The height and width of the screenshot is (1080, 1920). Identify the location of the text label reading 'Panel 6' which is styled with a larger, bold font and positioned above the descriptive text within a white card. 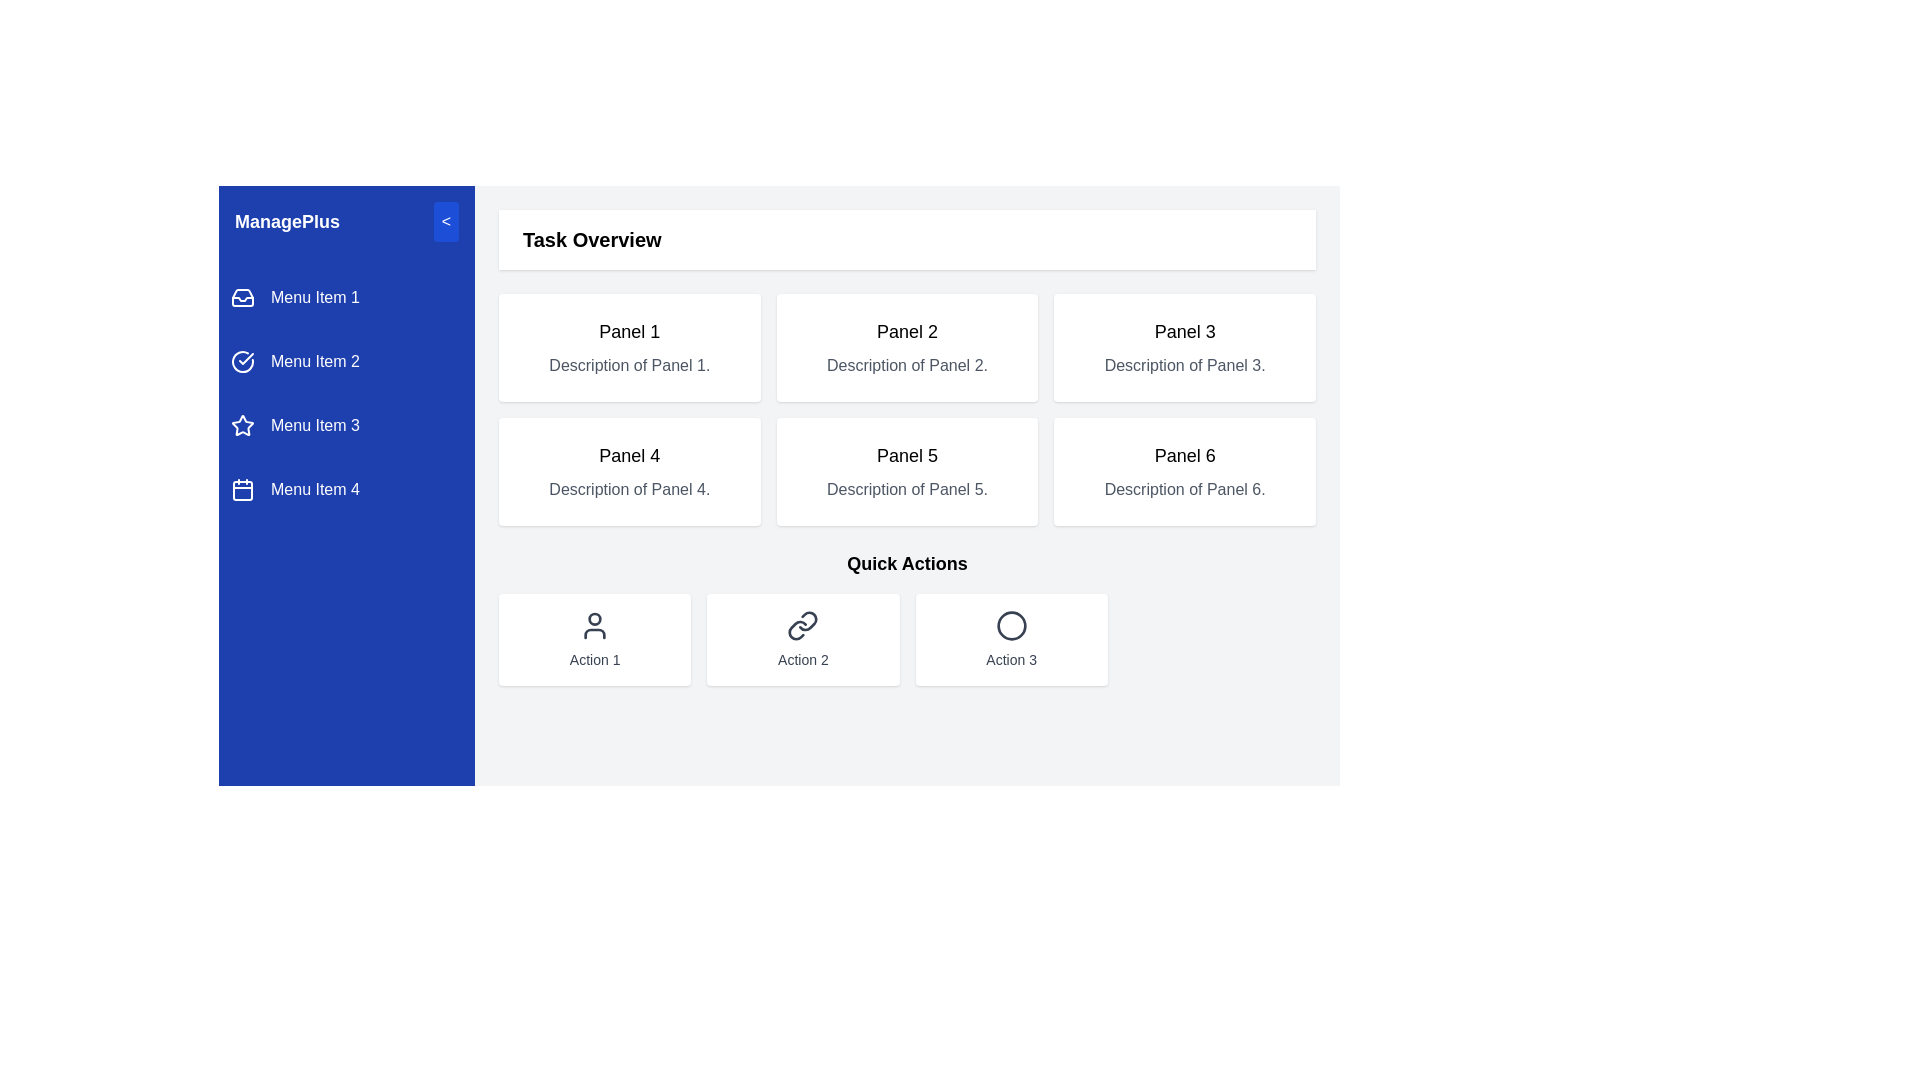
(1185, 455).